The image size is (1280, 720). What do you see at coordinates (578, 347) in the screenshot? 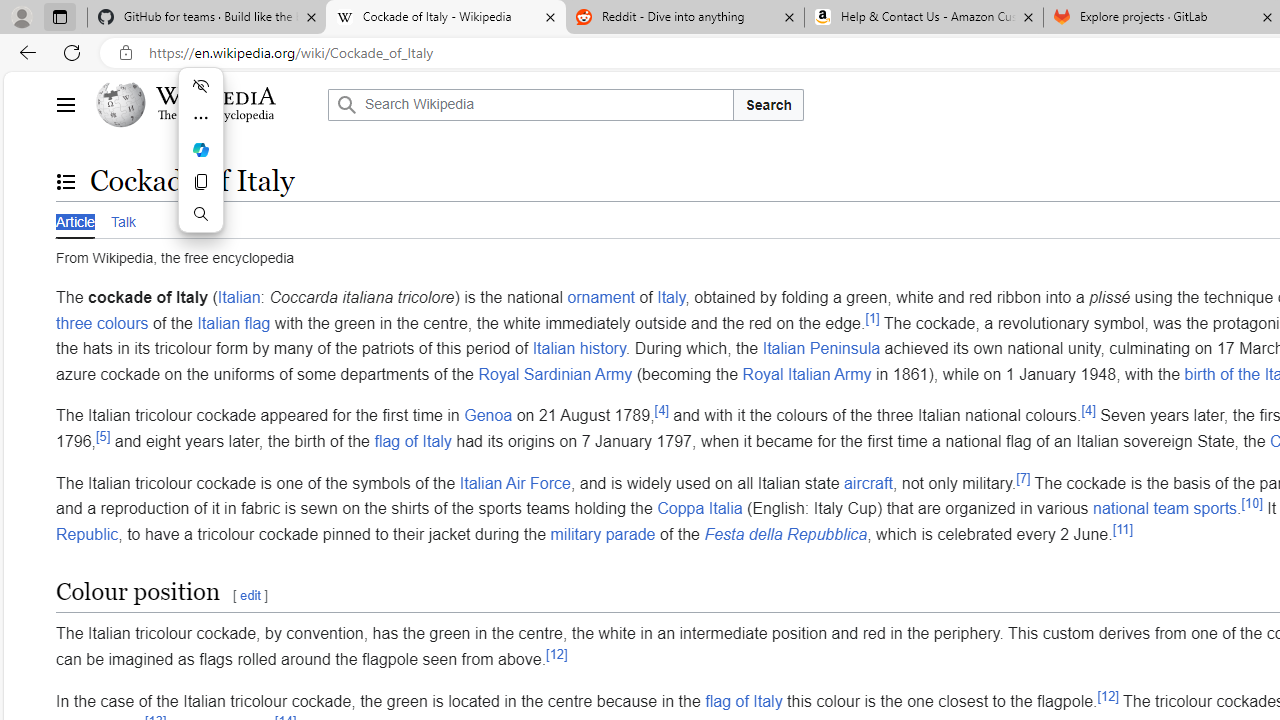
I see `'Italian history'` at bounding box center [578, 347].